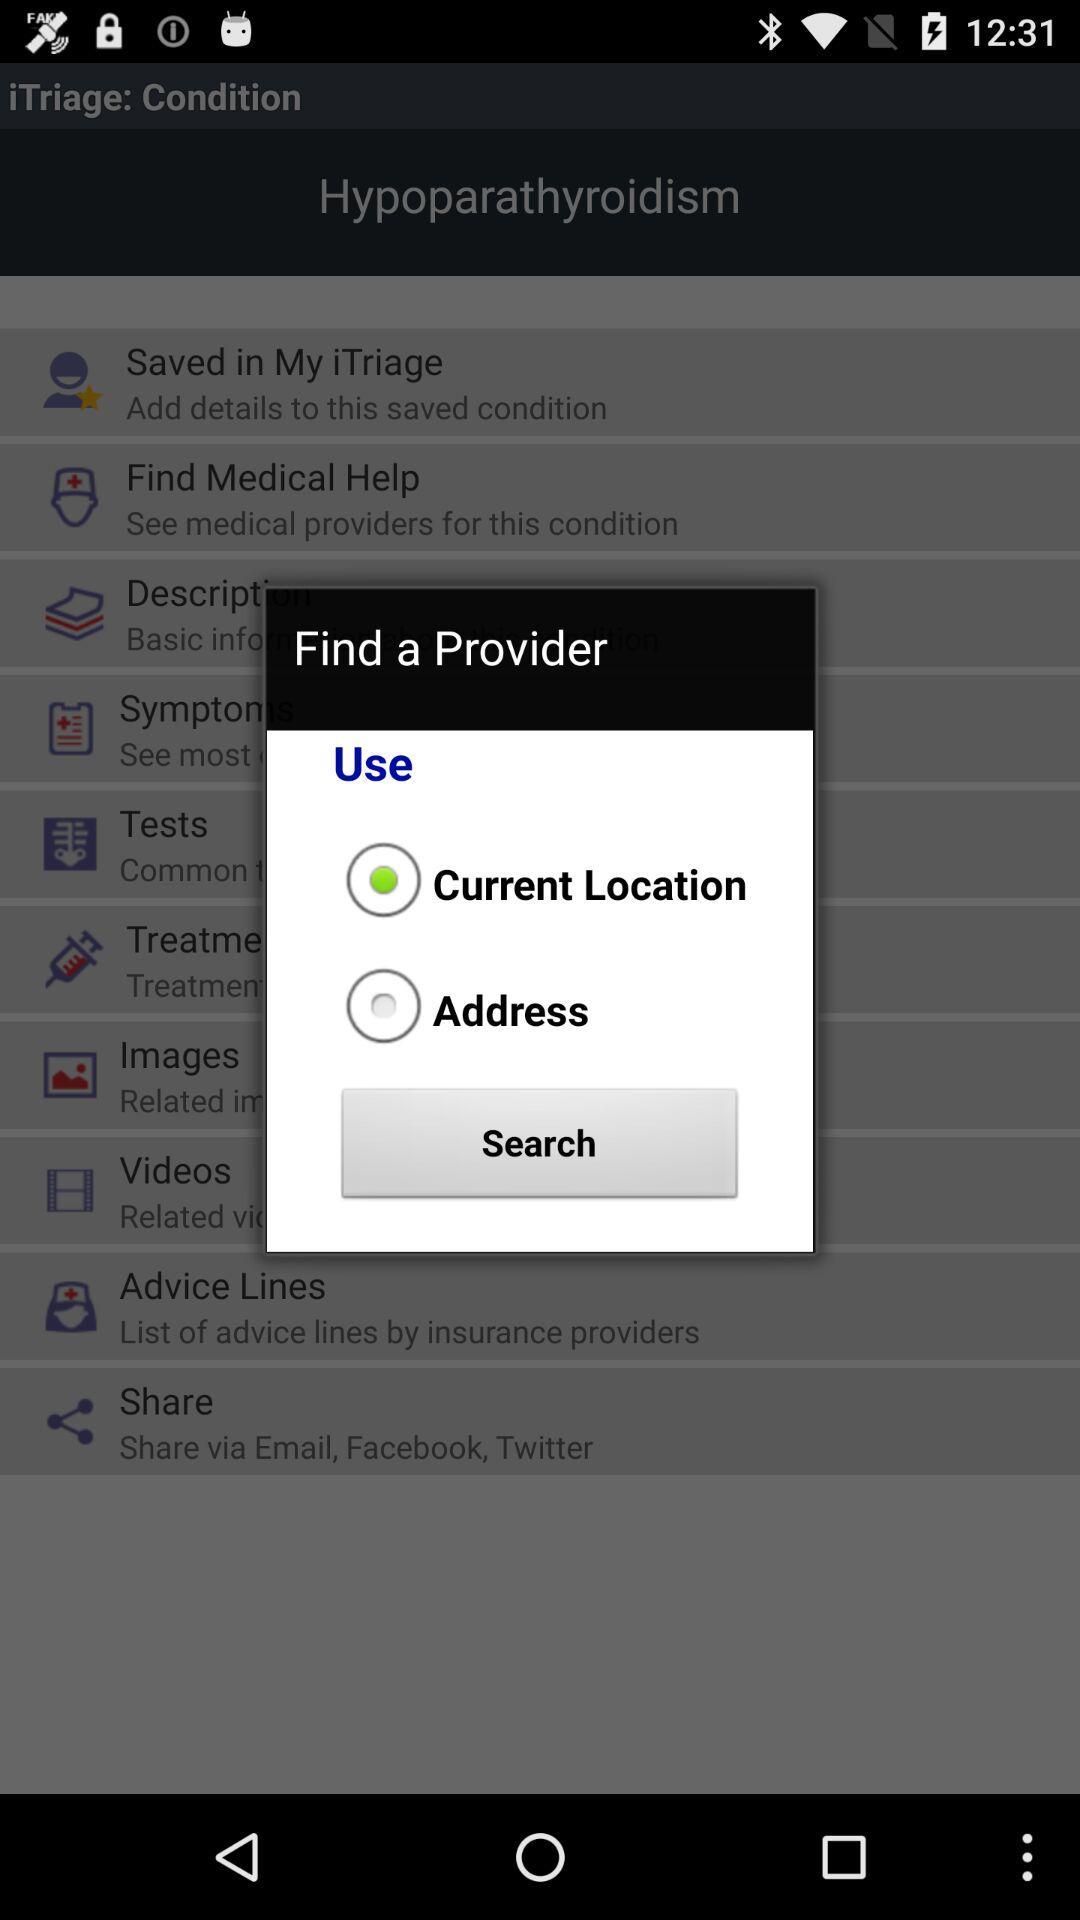 The width and height of the screenshot is (1080, 1920). Describe the element at coordinates (540, 1148) in the screenshot. I see `search button` at that location.